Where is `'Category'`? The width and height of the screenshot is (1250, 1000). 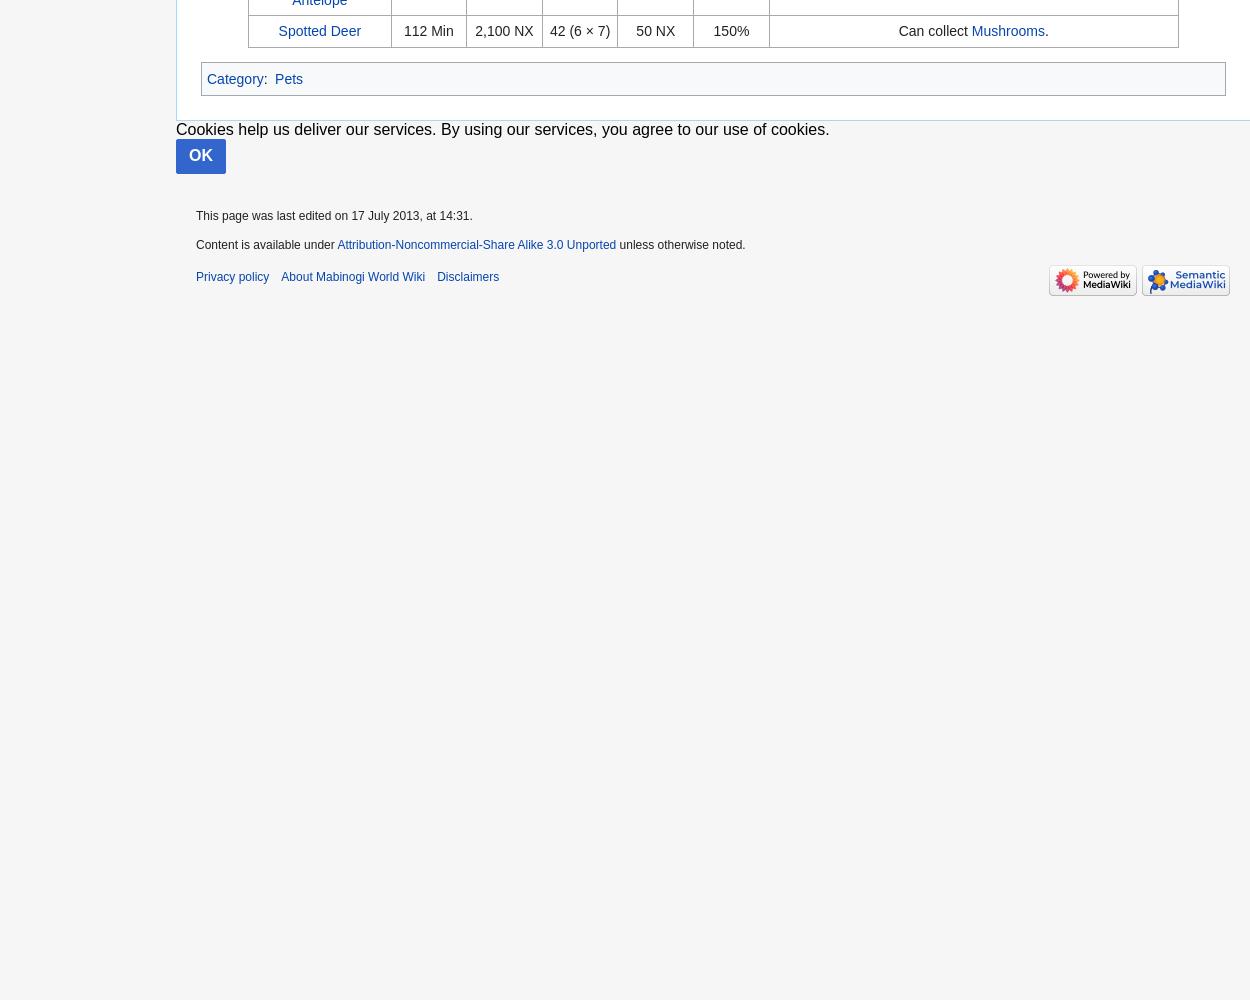 'Category' is located at coordinates (234, 77).